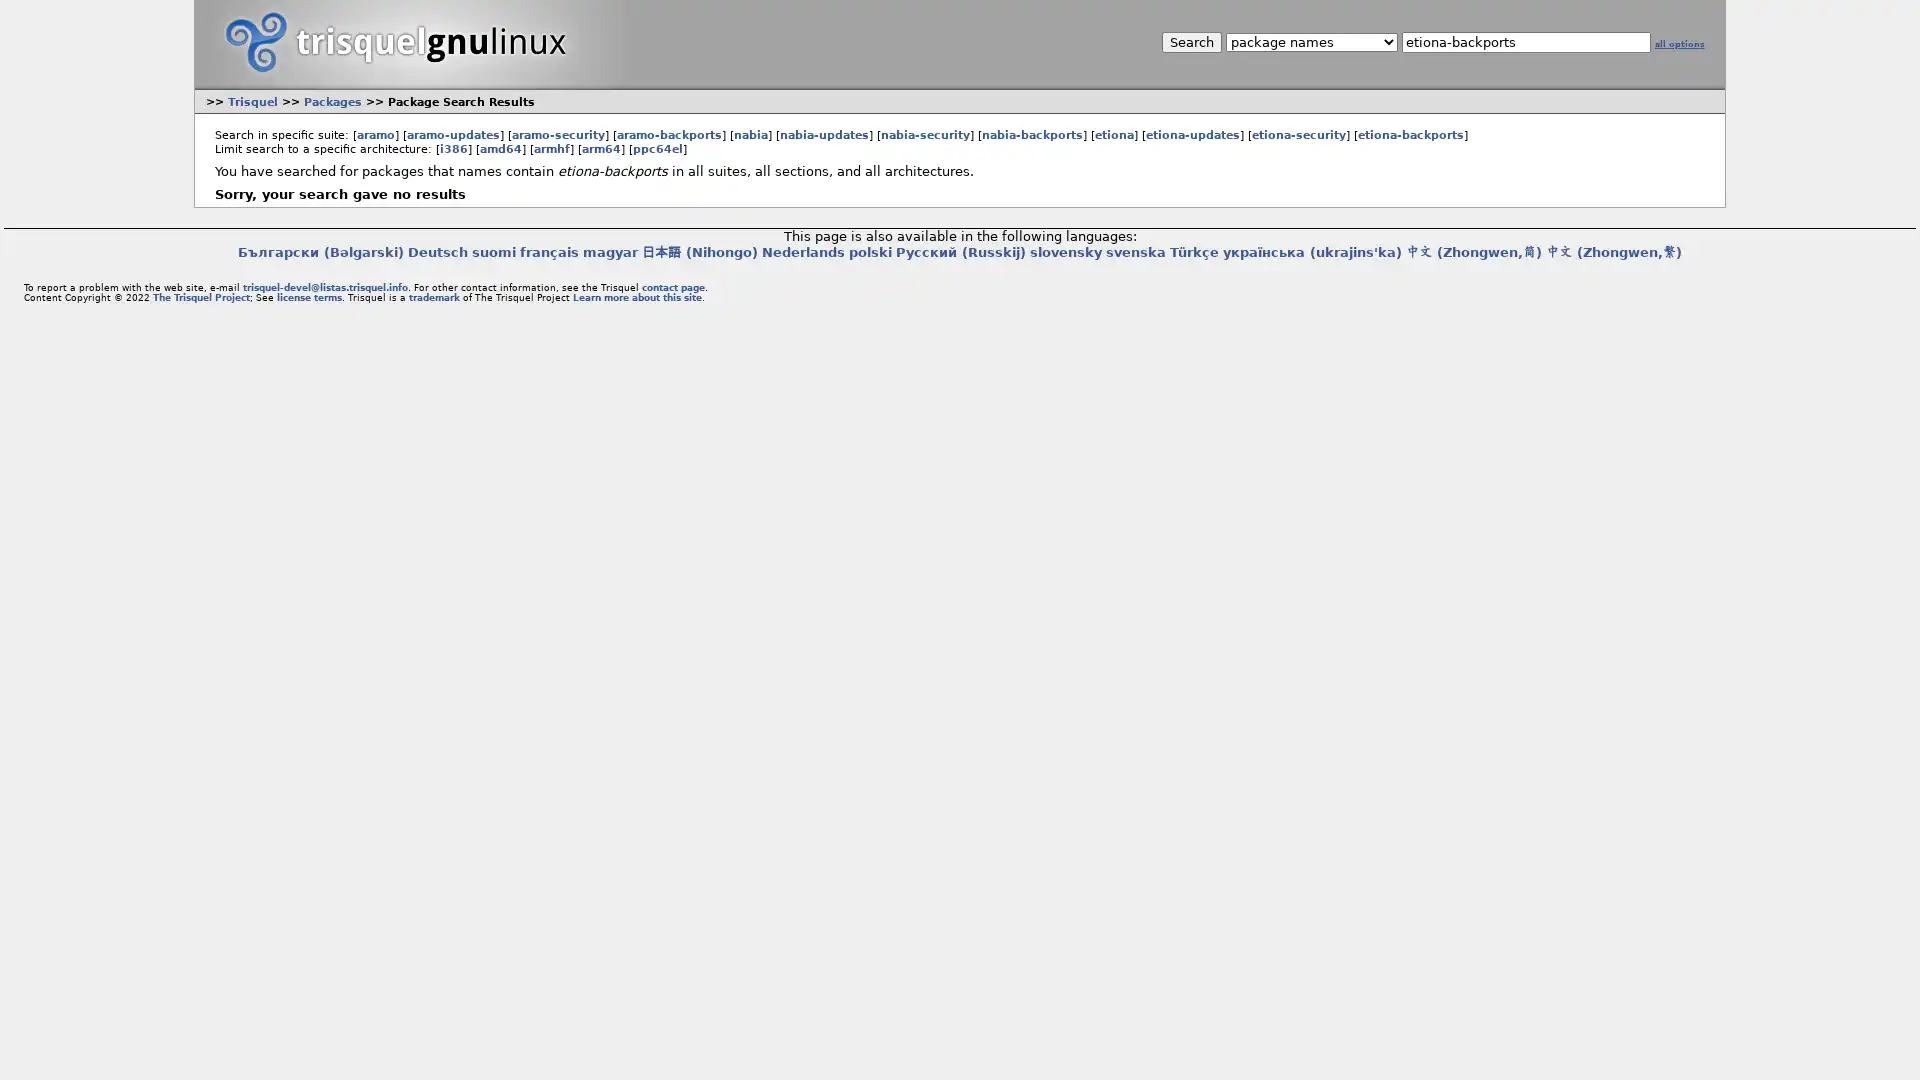 The width and height of the screenshot is (1920, 1080). I want to click on Search, so click(1190, 42).